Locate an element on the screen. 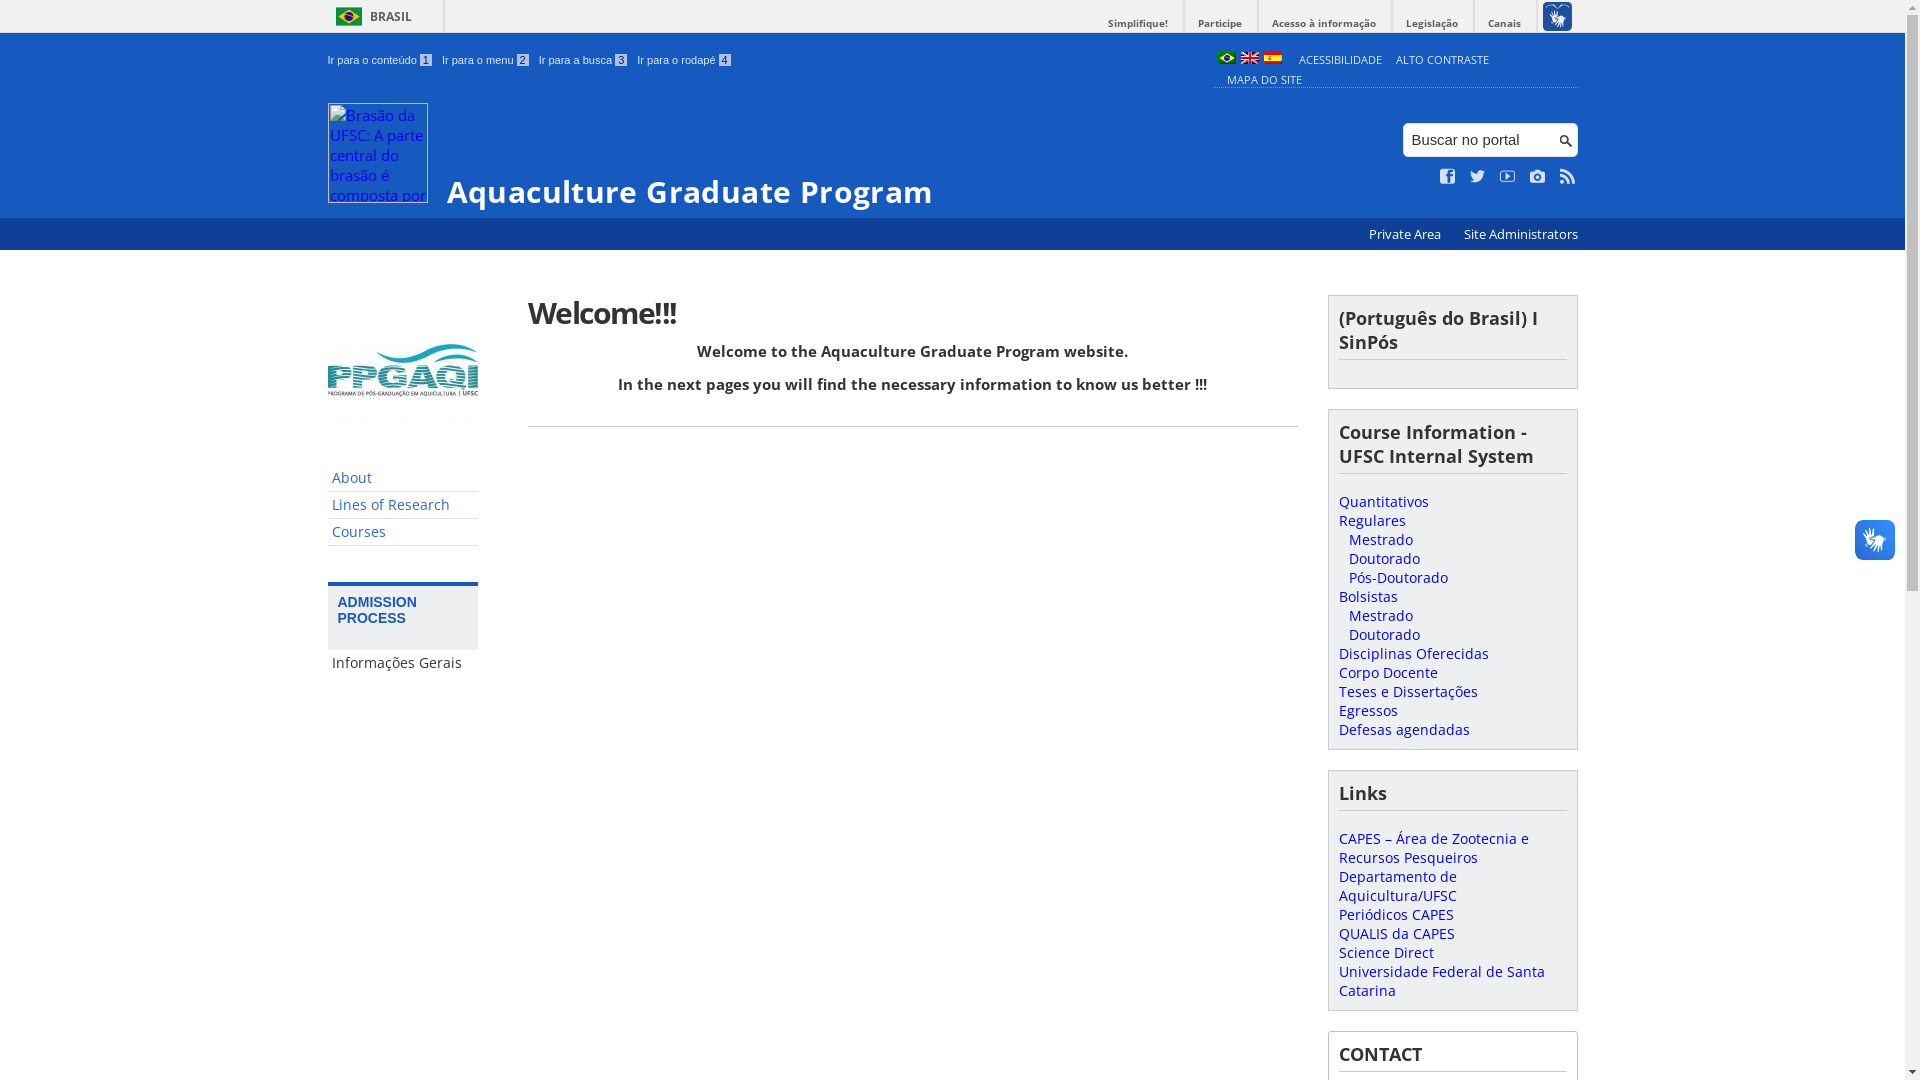 This screenshot has height=1080, width=1920. 'ACESSIBILIDADE' is located at coordinates (1340, 58).